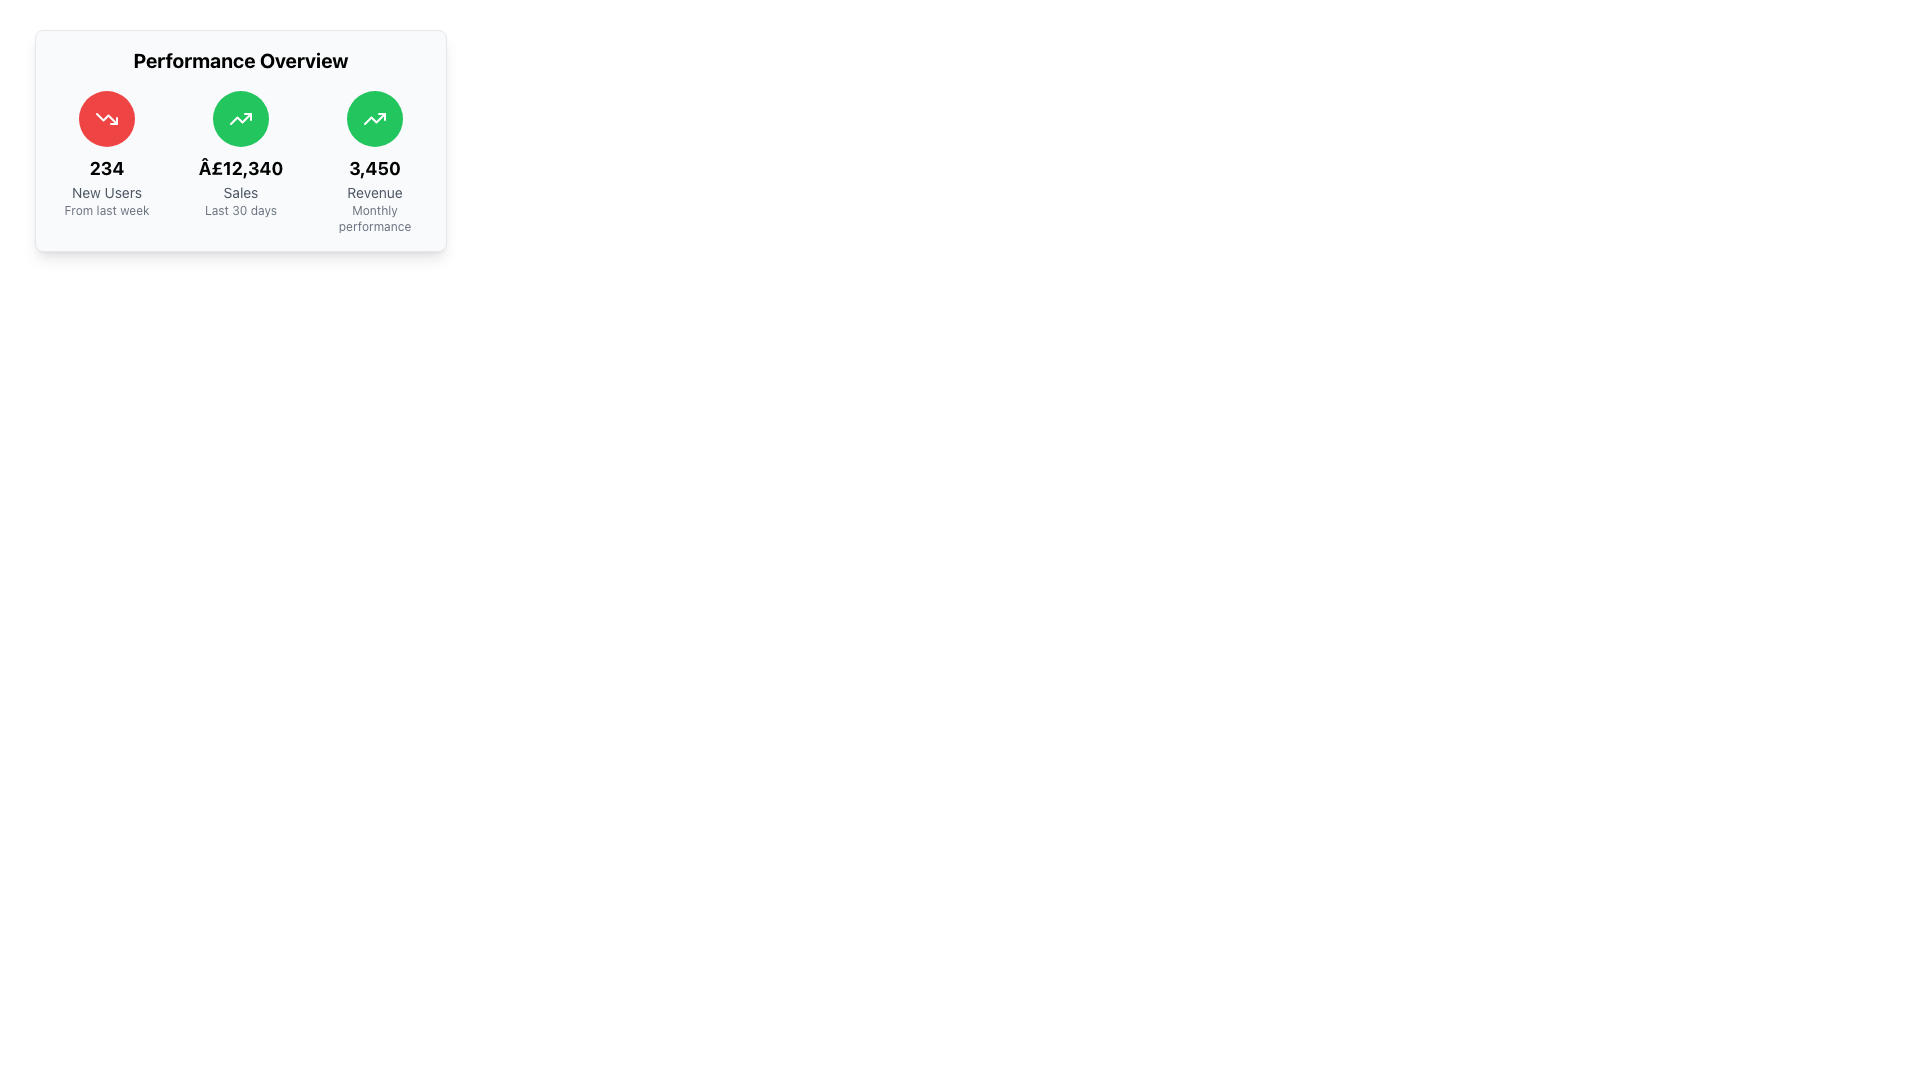  Describe the element at coordinates (240, 119) in the screenshot. I see `properties of the leftmost polyline element representing an upward trend in performance metrics, located centrally within a green circular icon` at that location.